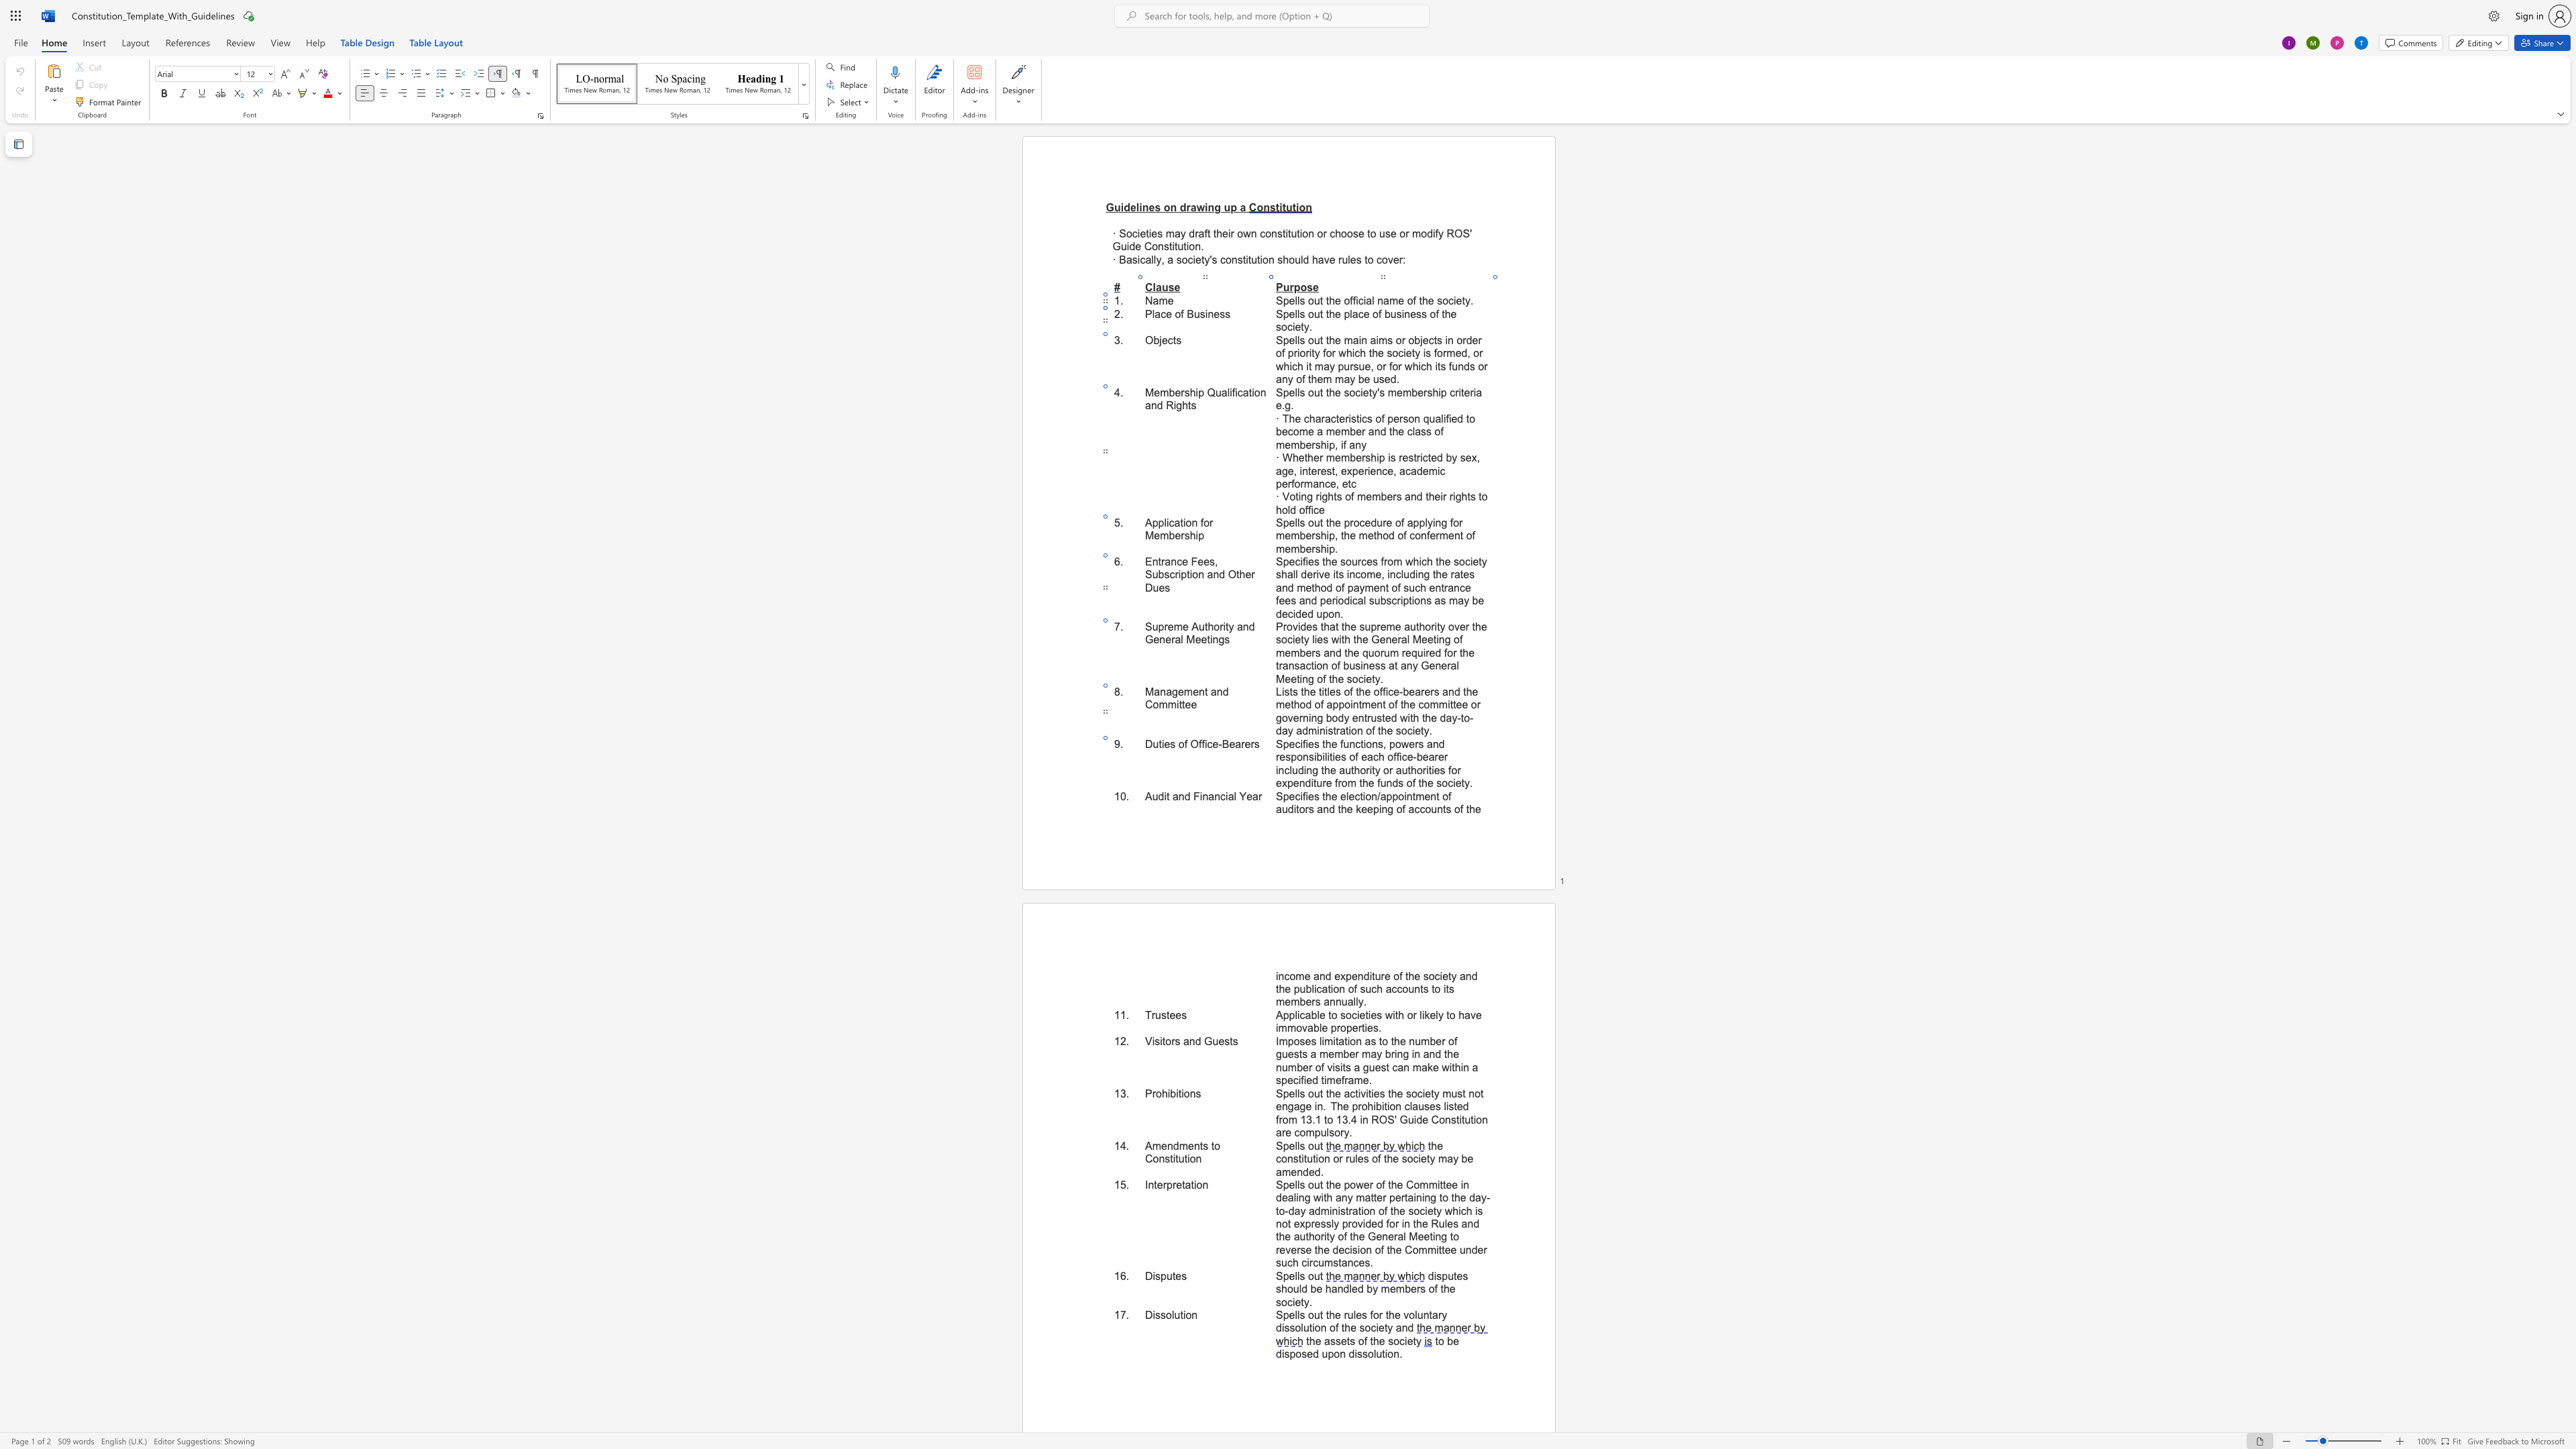 The image size is (2576, 1449). I want to click on the 2th character "u" in the text, so click(1201, 627).